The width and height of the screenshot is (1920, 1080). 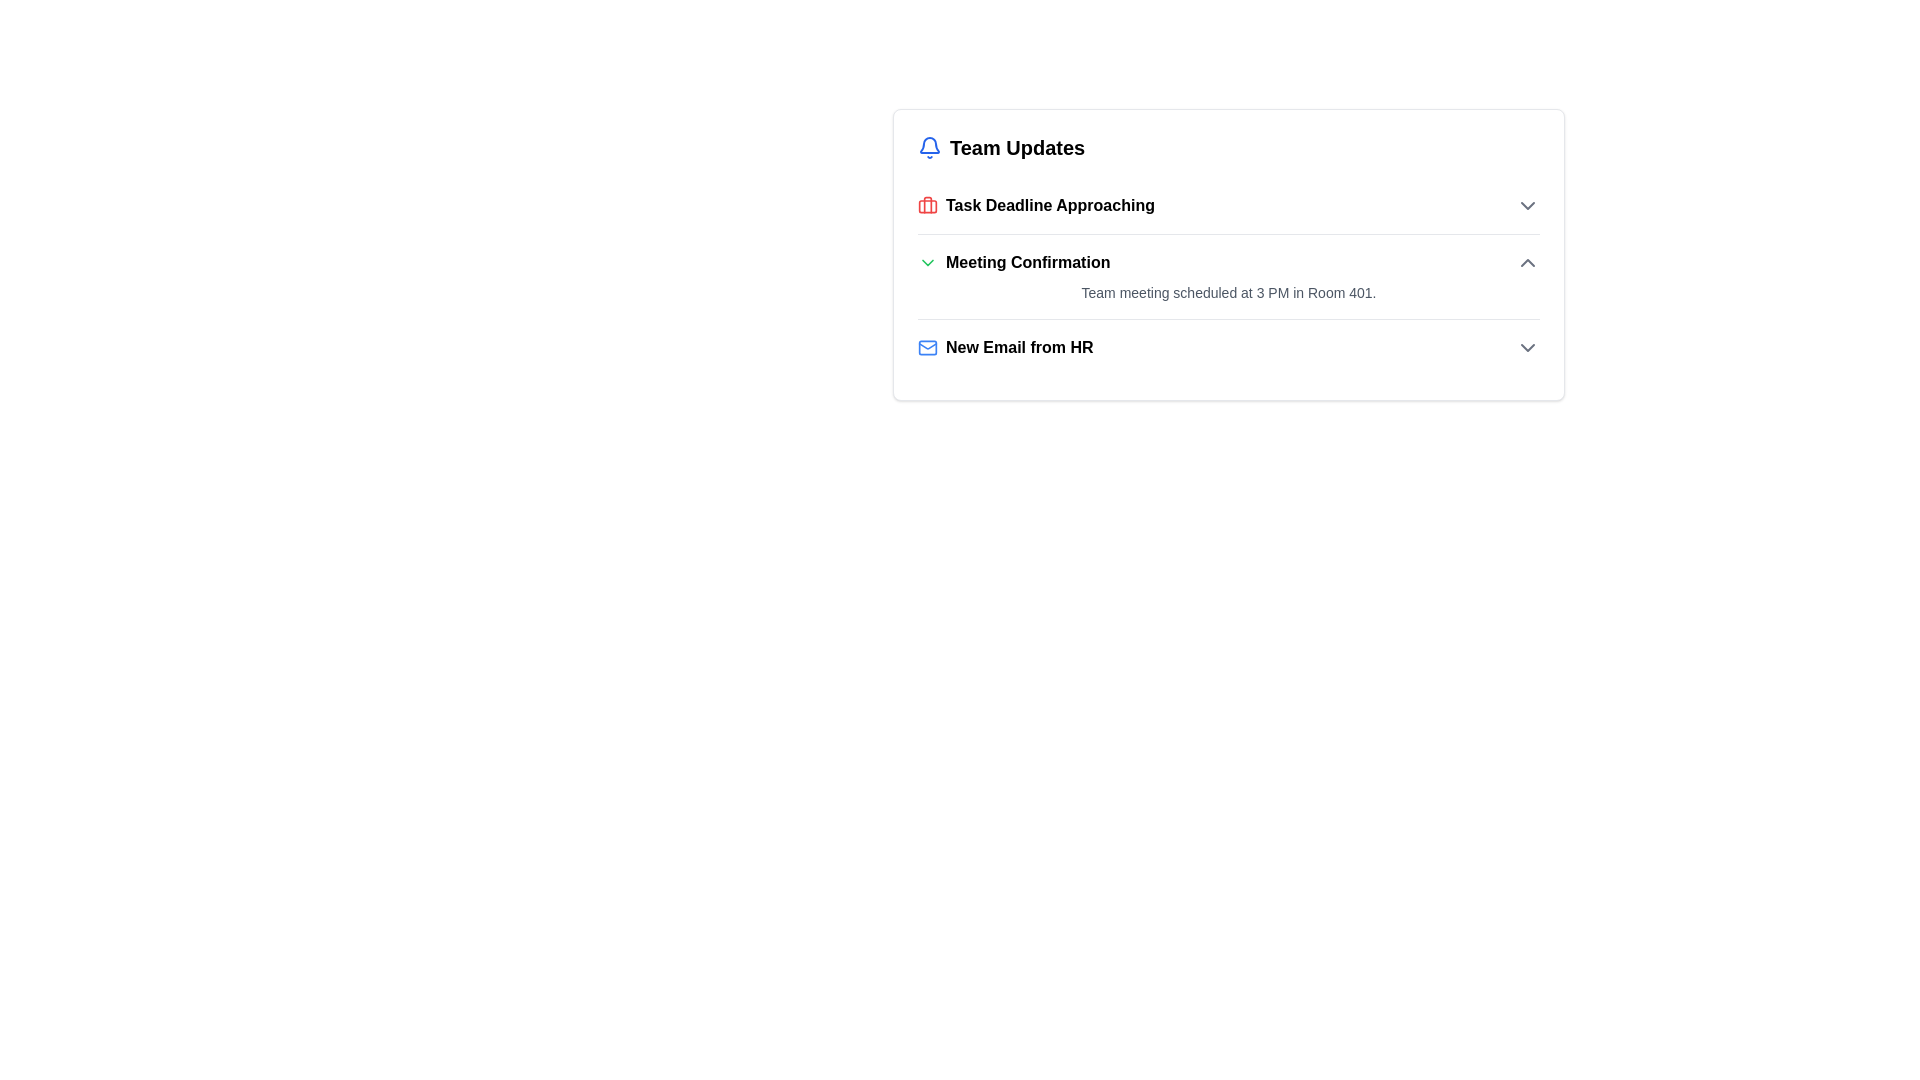 I want to click on the small blue envelope icon representing an email notification, which is located to the left of the text 'New Email from HR' in the notification list under 'Team Updates', so click(x=926, y=346).